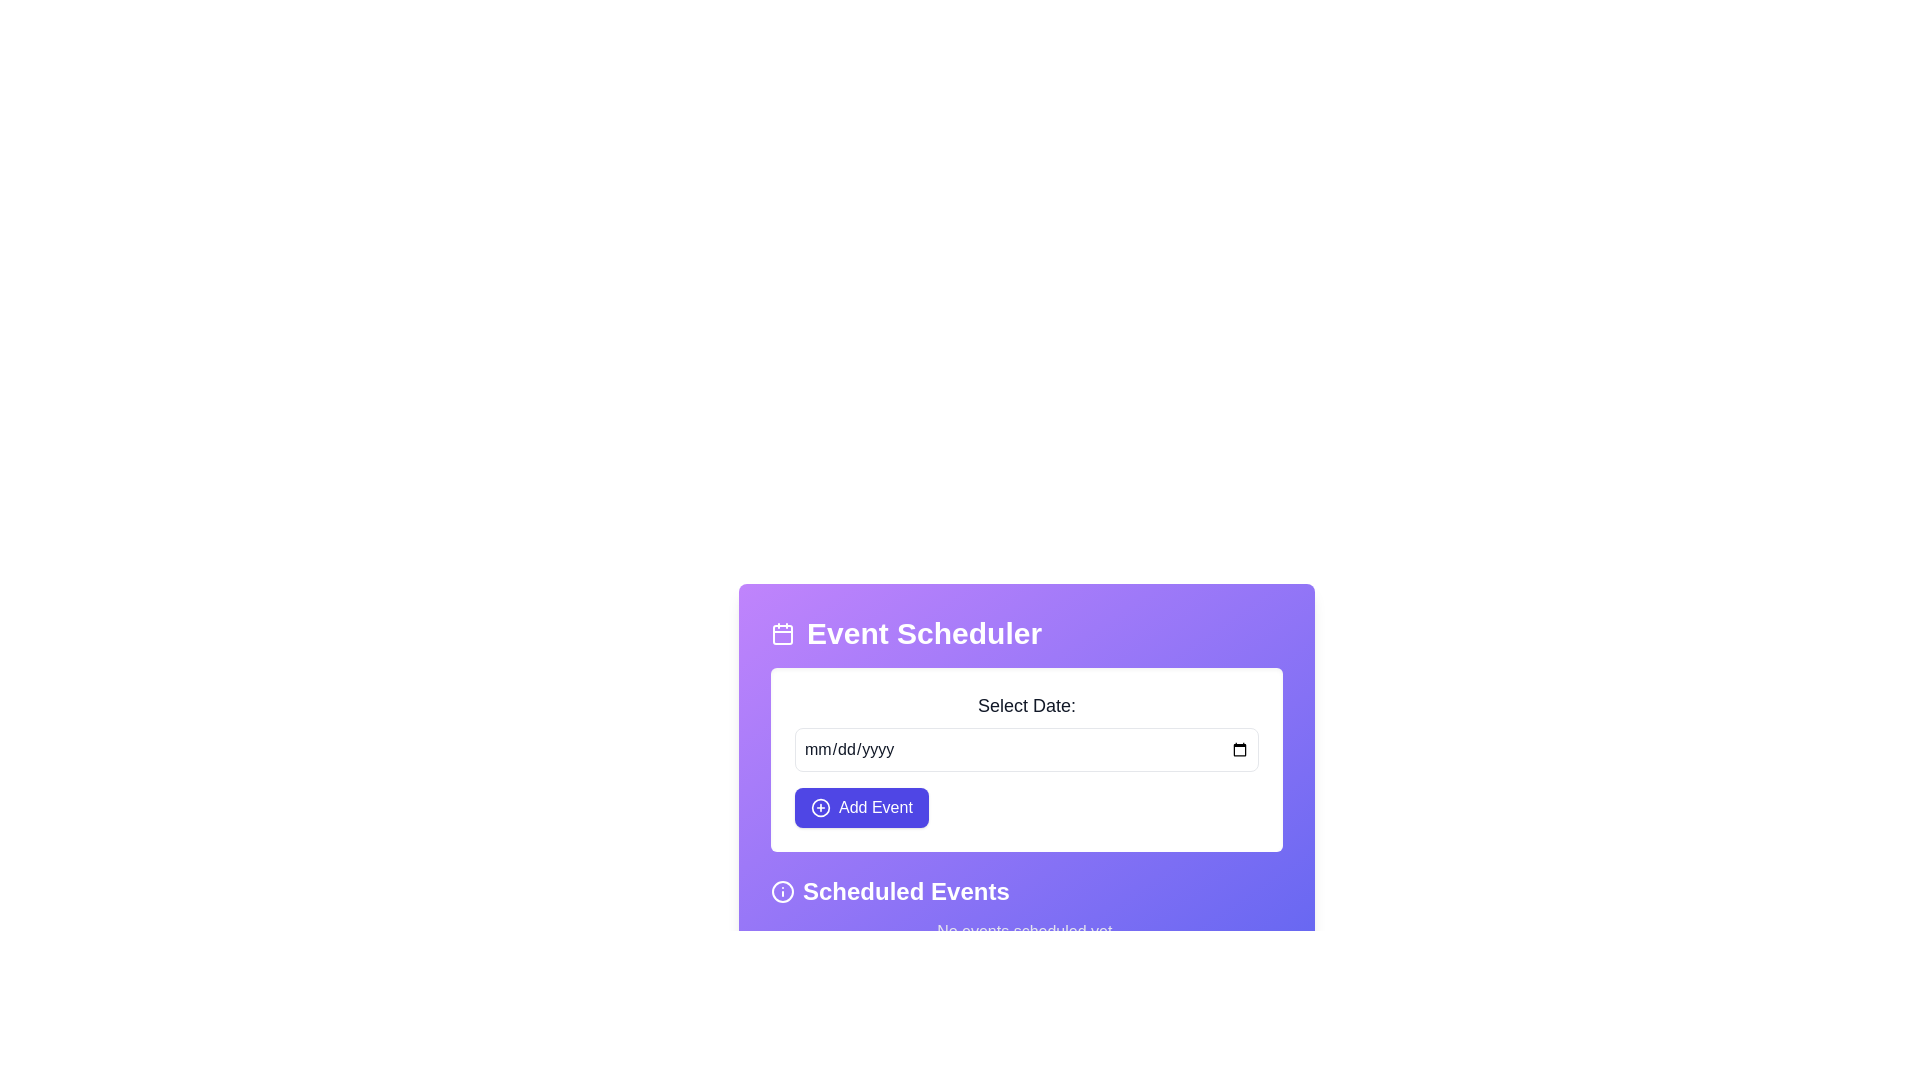 This screenshot has width=1920, height=1080. I want to click on the 'Add Event' button, which has a vibrant indigo background and white text, so click(861, 806).